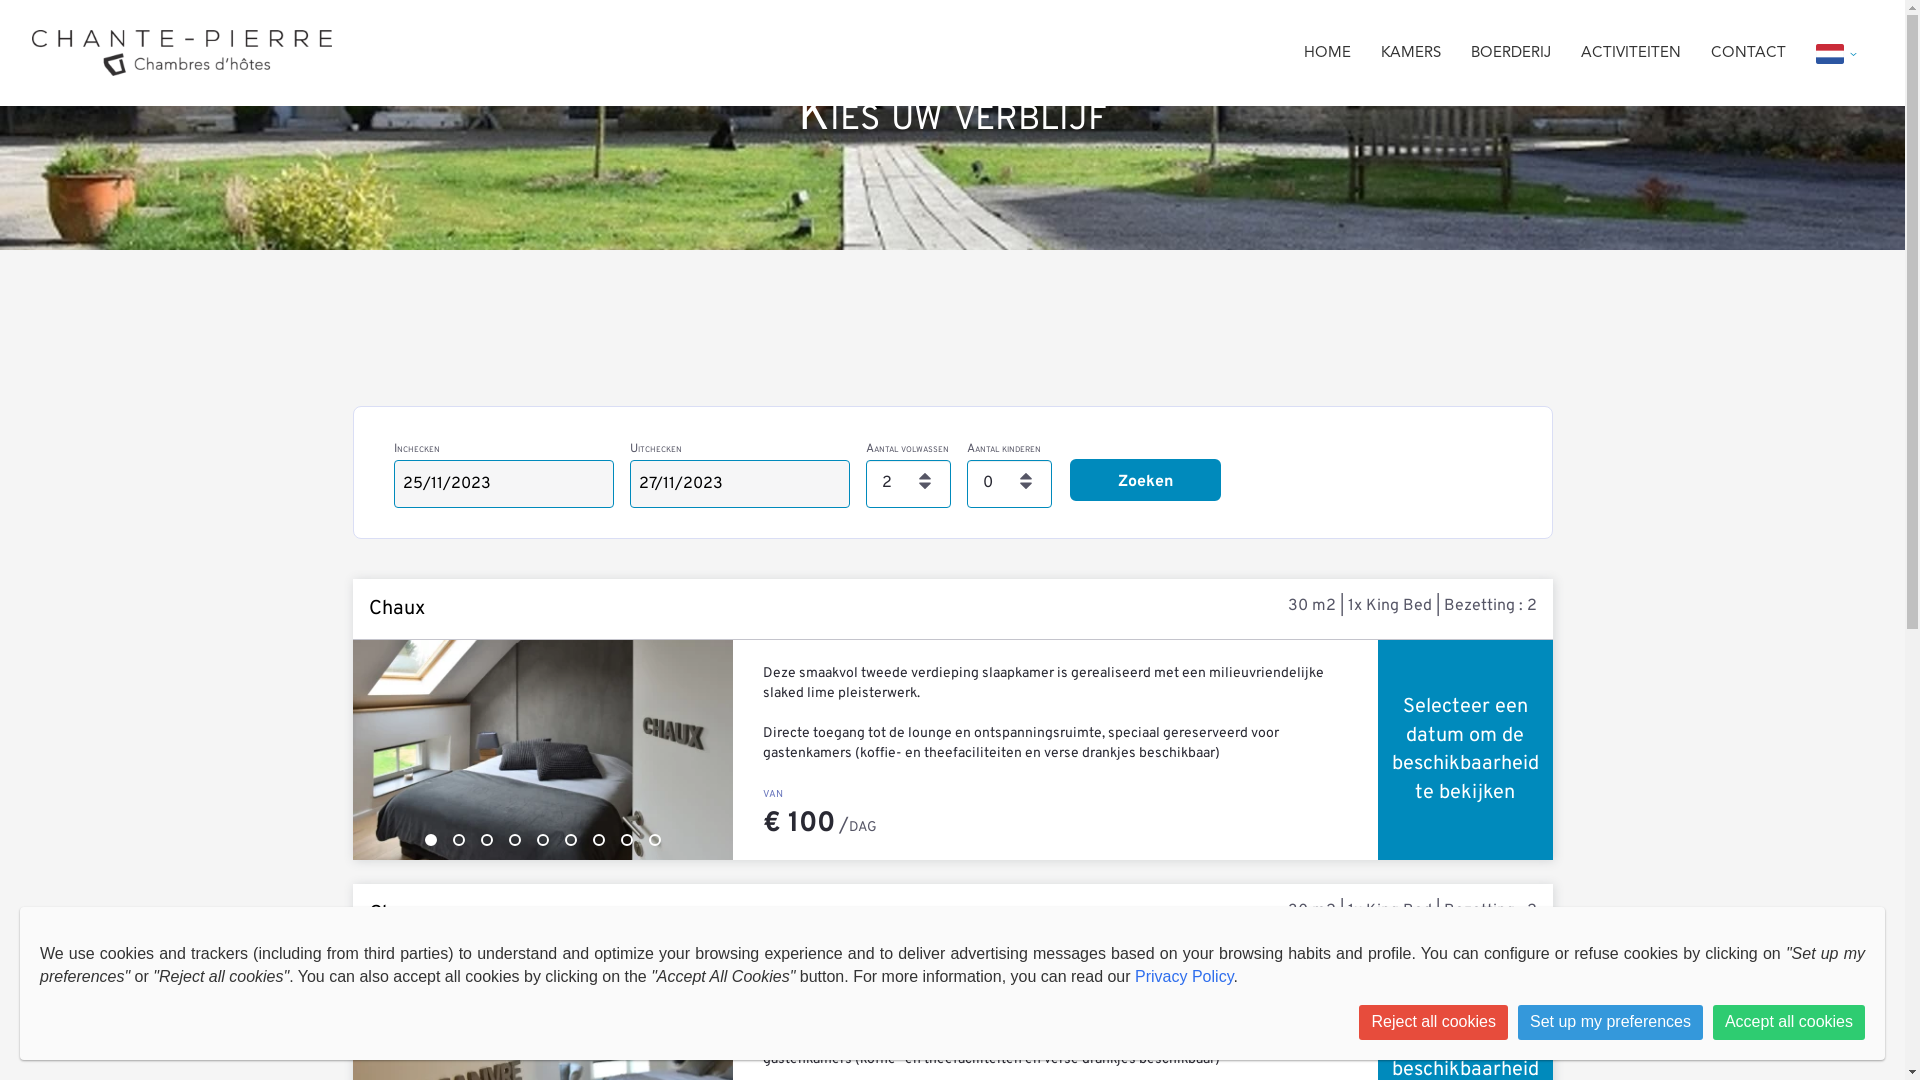 Image resolution: width=1920 pixels, height=1080 pixels. What do you see at coordinates (1145, 479) in the screenshot?
I see `'Zoeken'` at bounding box center [1145, 479].